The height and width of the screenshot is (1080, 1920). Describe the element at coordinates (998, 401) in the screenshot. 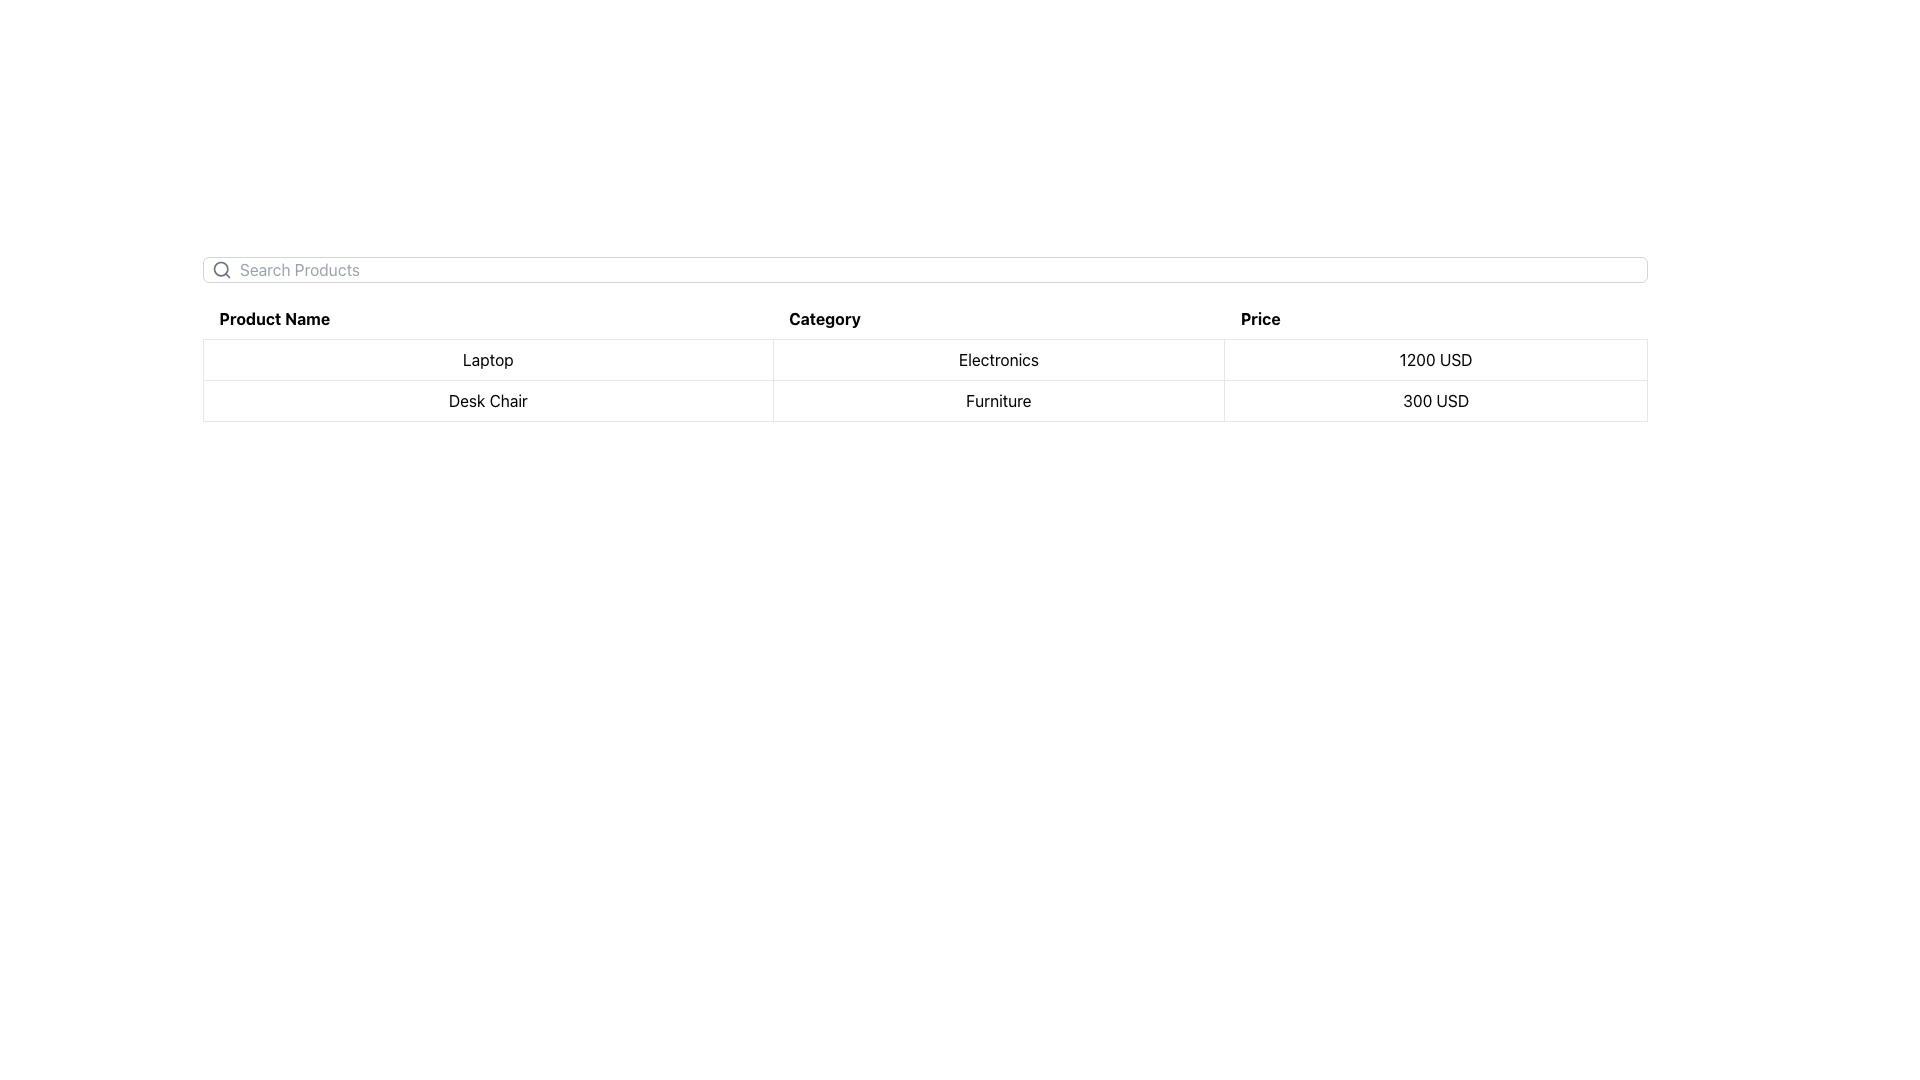

I see `the text content of the 'Furniture' label located in the second row of the table under the 'Category' column` at that location.